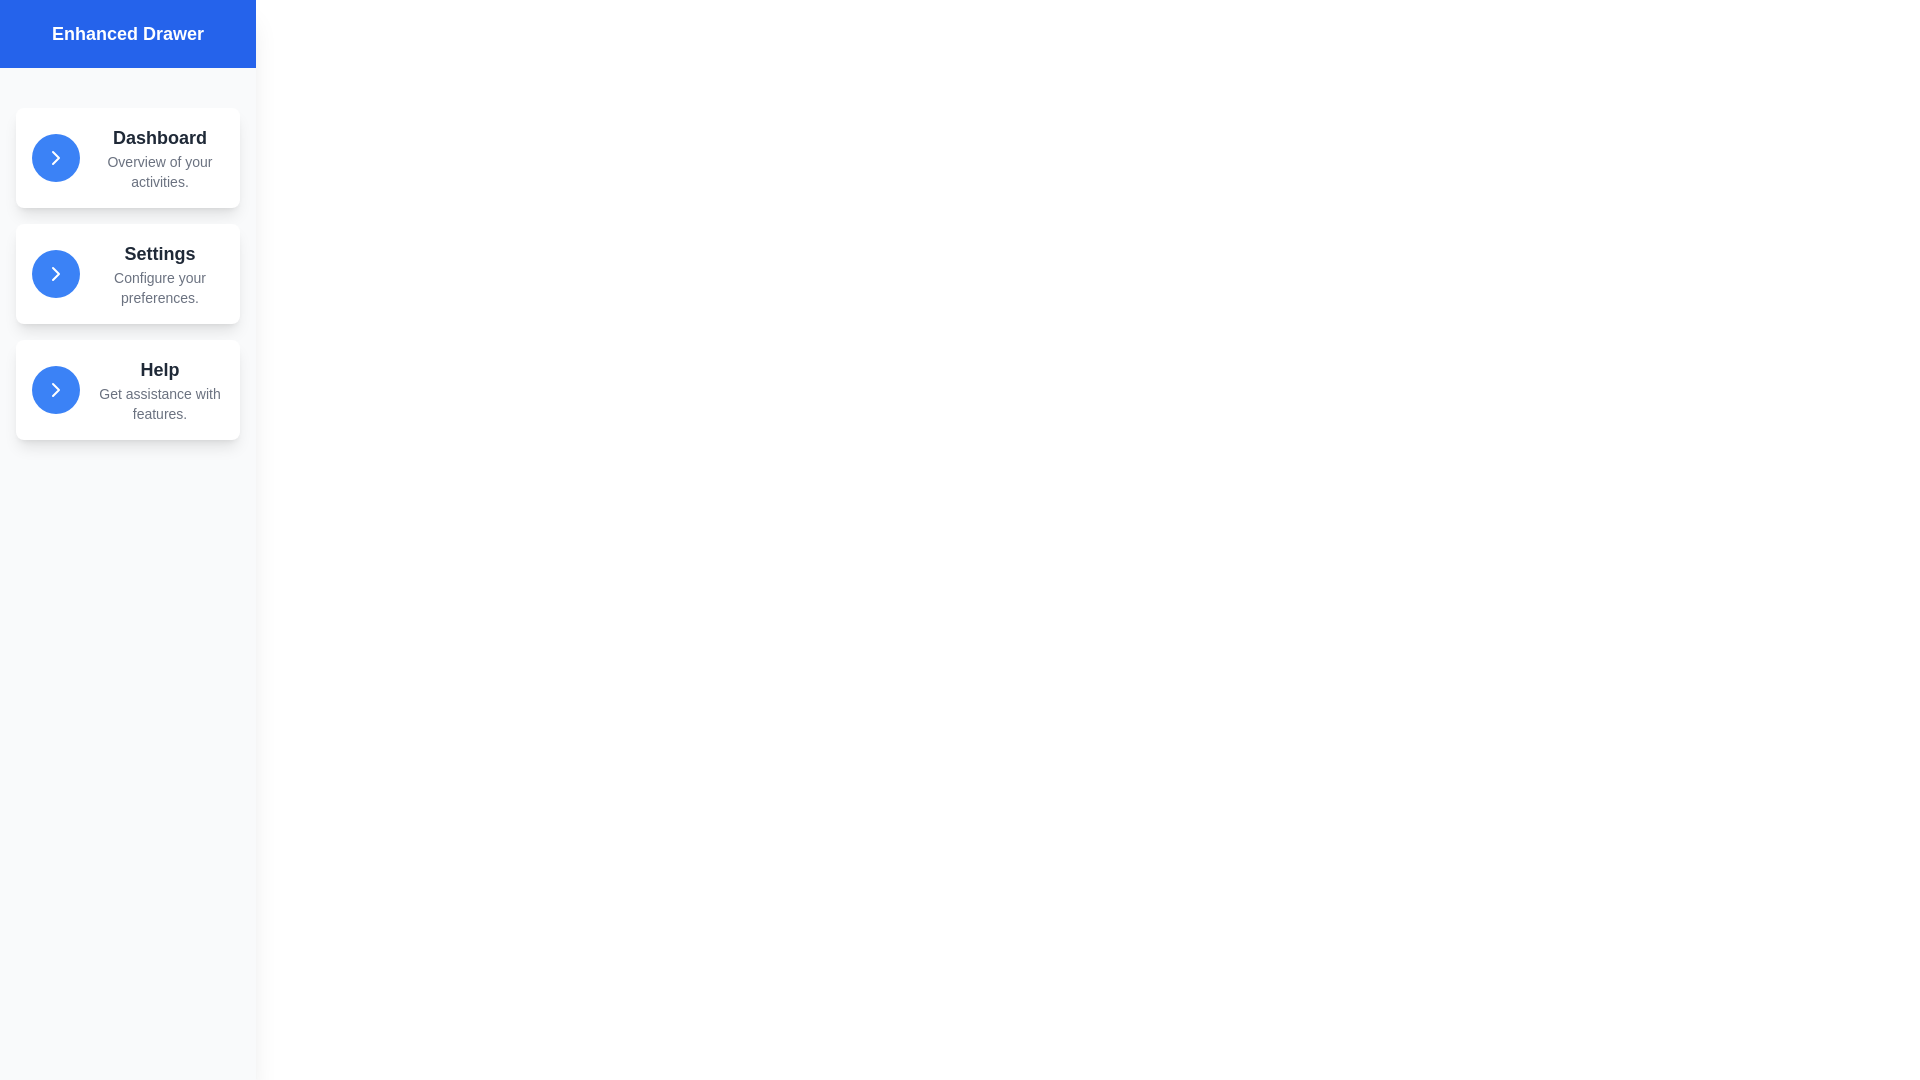 This screenshot has width=1920, height=1080. Describe the element at coordinates (127, 157) in the screenshot. I see `the menu item Dashboard` at that location.